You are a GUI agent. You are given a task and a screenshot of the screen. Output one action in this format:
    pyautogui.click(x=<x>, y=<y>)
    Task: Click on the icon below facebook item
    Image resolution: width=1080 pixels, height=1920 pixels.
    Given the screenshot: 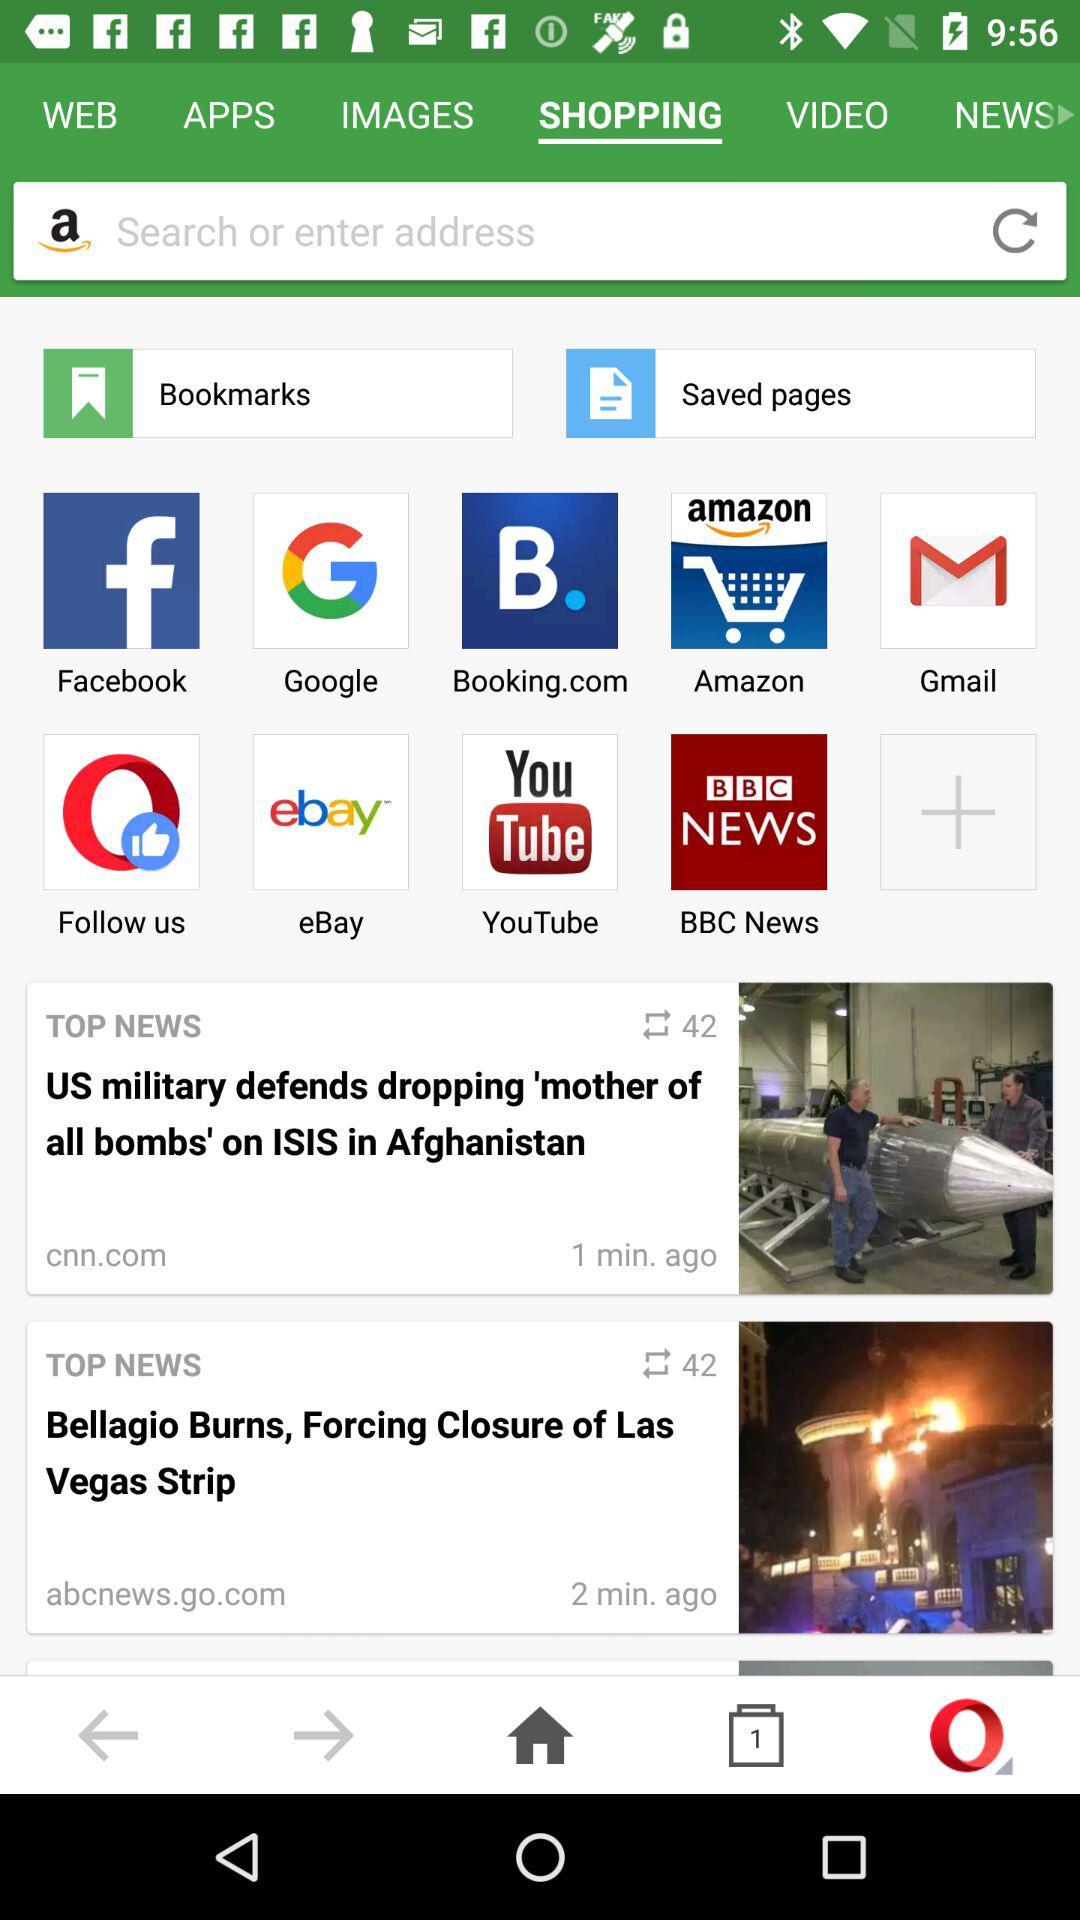 What is the action you would take?
    pyautogui.click(x=121, y=828)
    